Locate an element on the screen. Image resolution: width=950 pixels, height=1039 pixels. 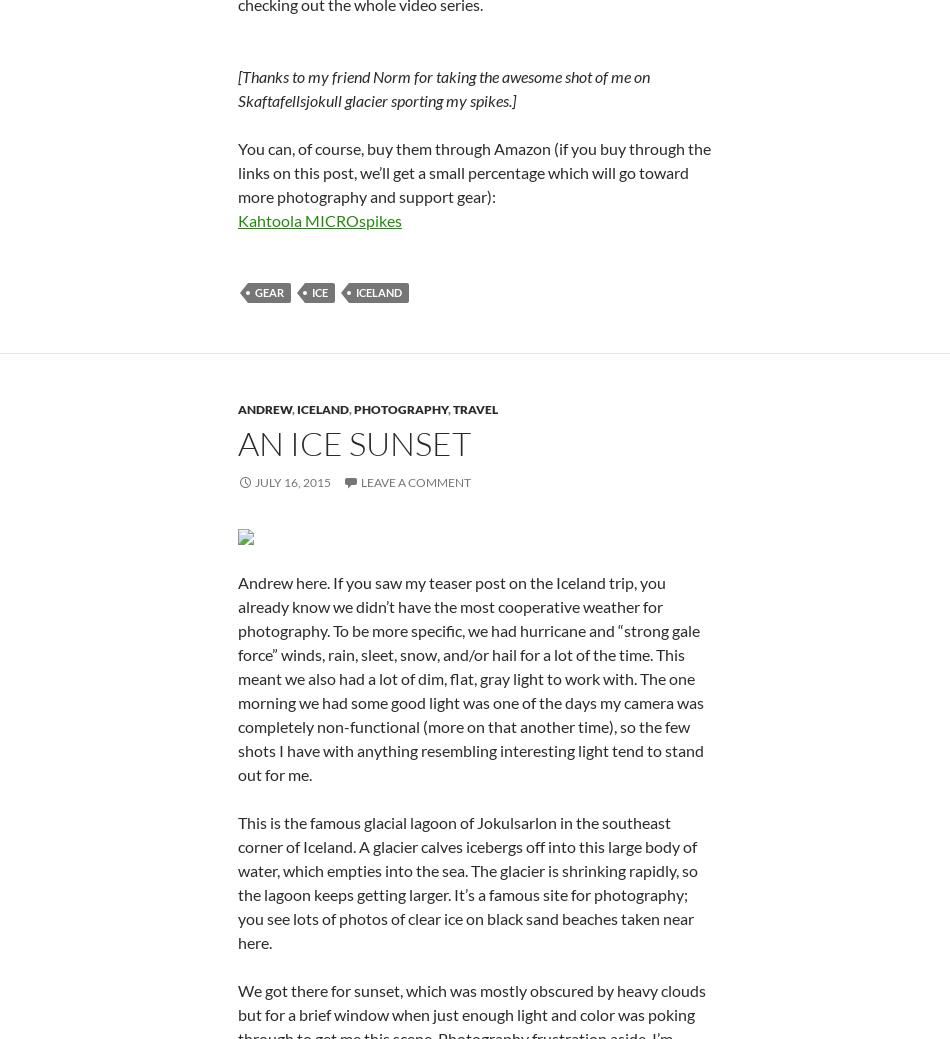
'travel' is located at coordinates (475, 652).